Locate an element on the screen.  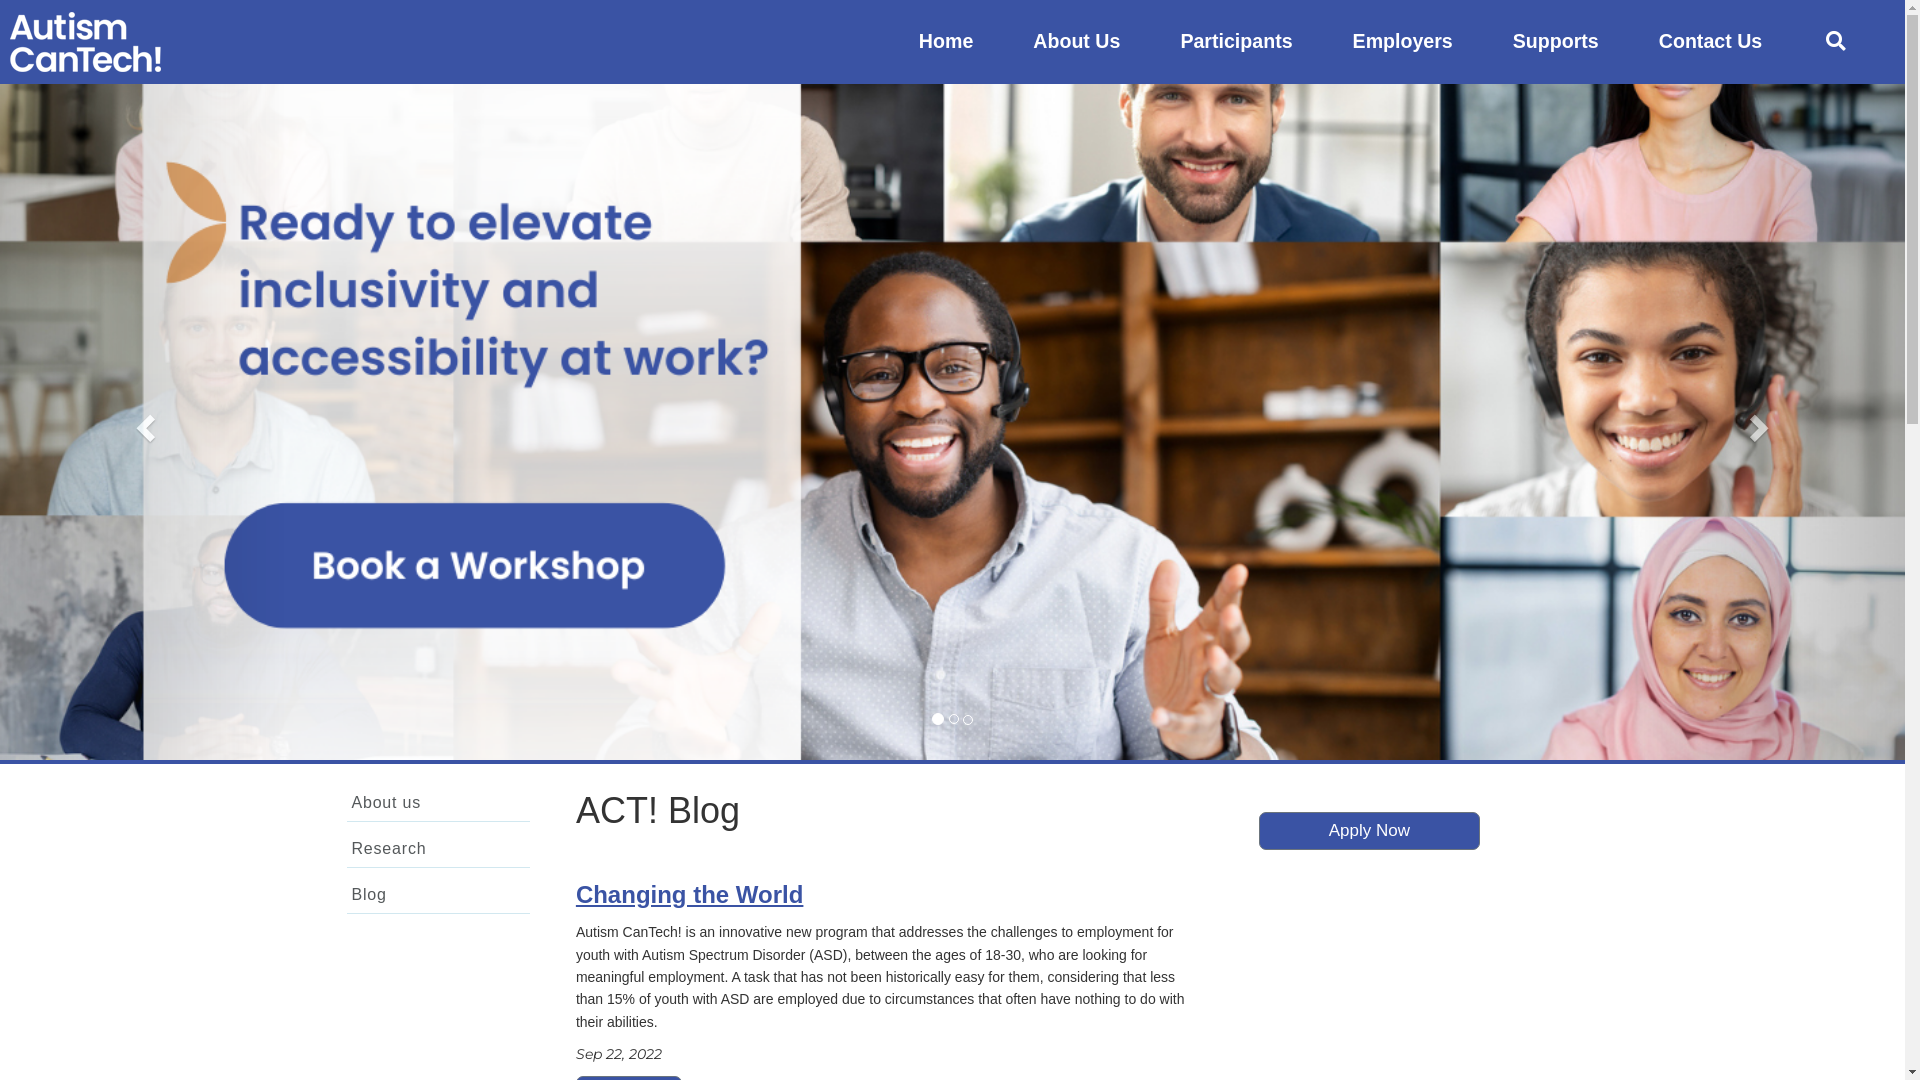
'Supports' is located at coordinates (1554, 42).